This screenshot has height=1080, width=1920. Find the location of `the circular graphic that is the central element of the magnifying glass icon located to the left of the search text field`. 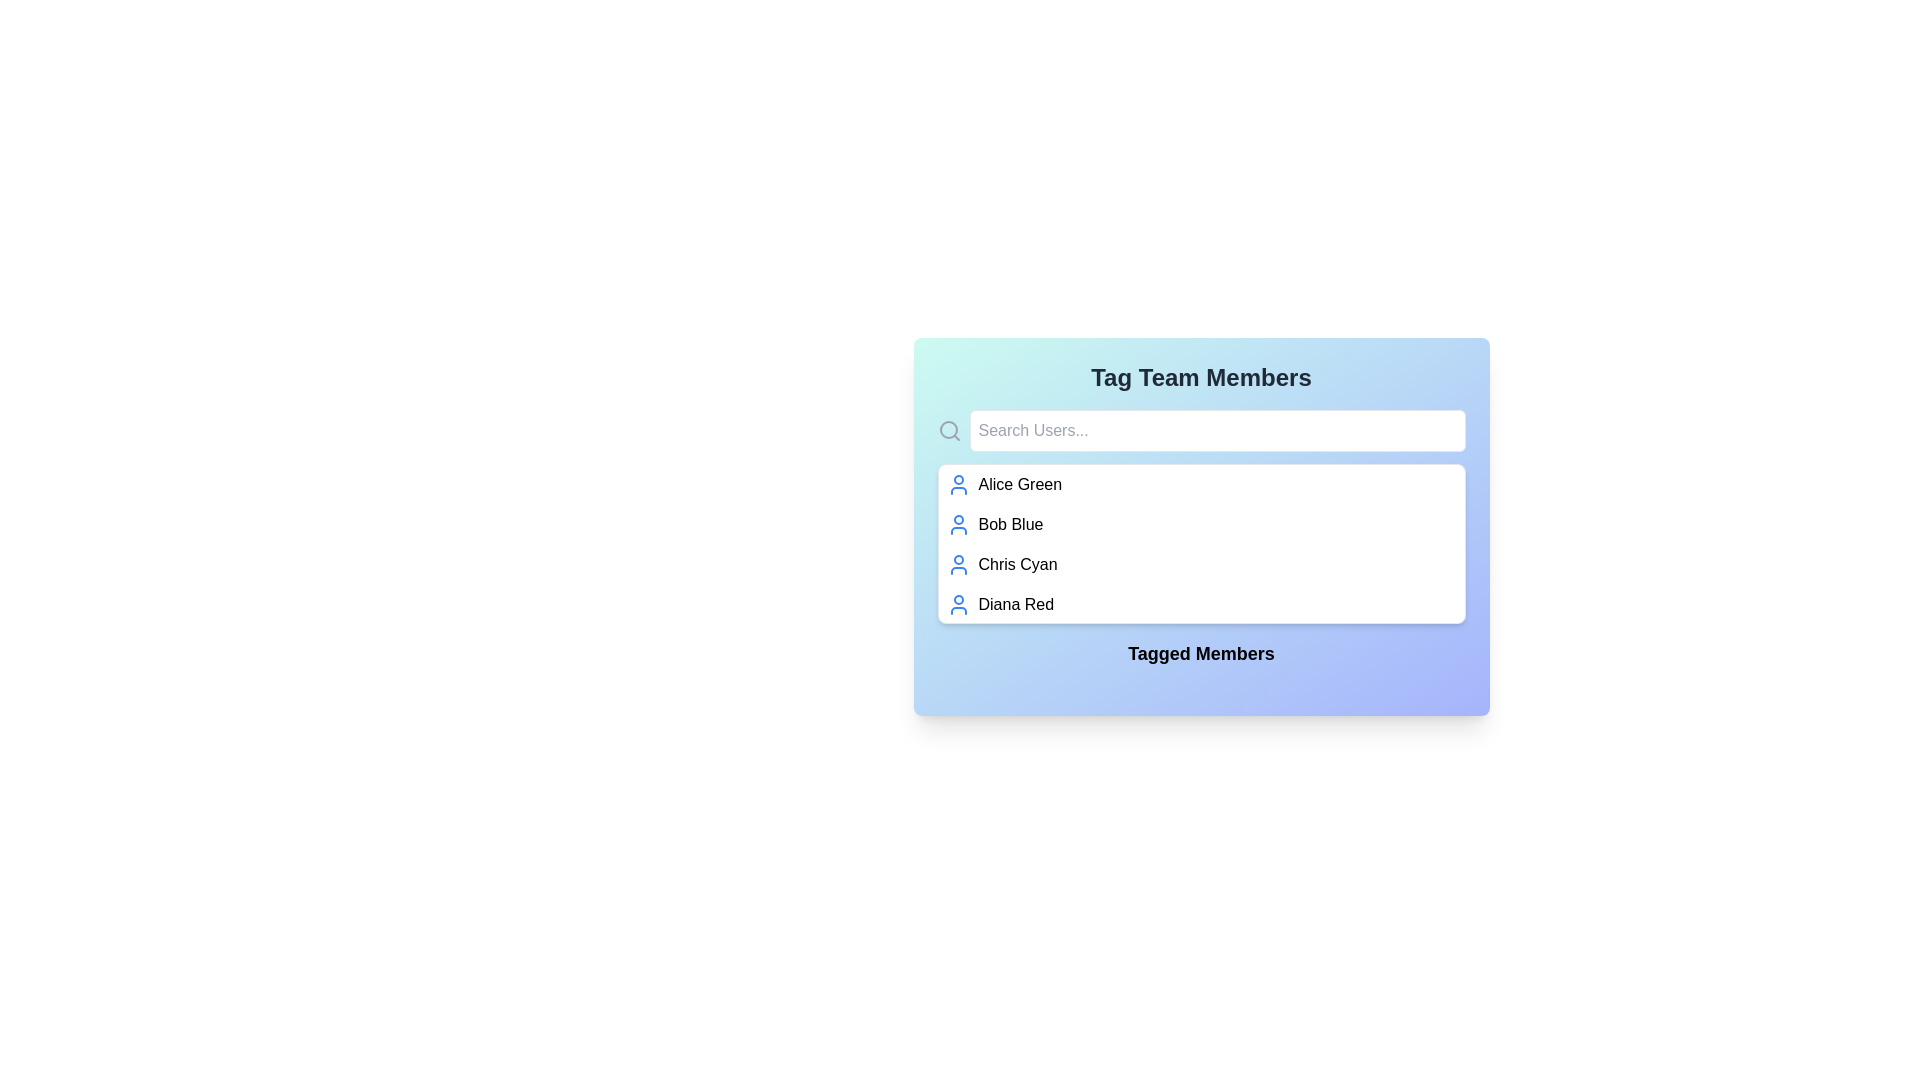

the circular graphic that is the central element of the magnifying glass icon located to the left of the search text field is located at coordinates (947, 428).